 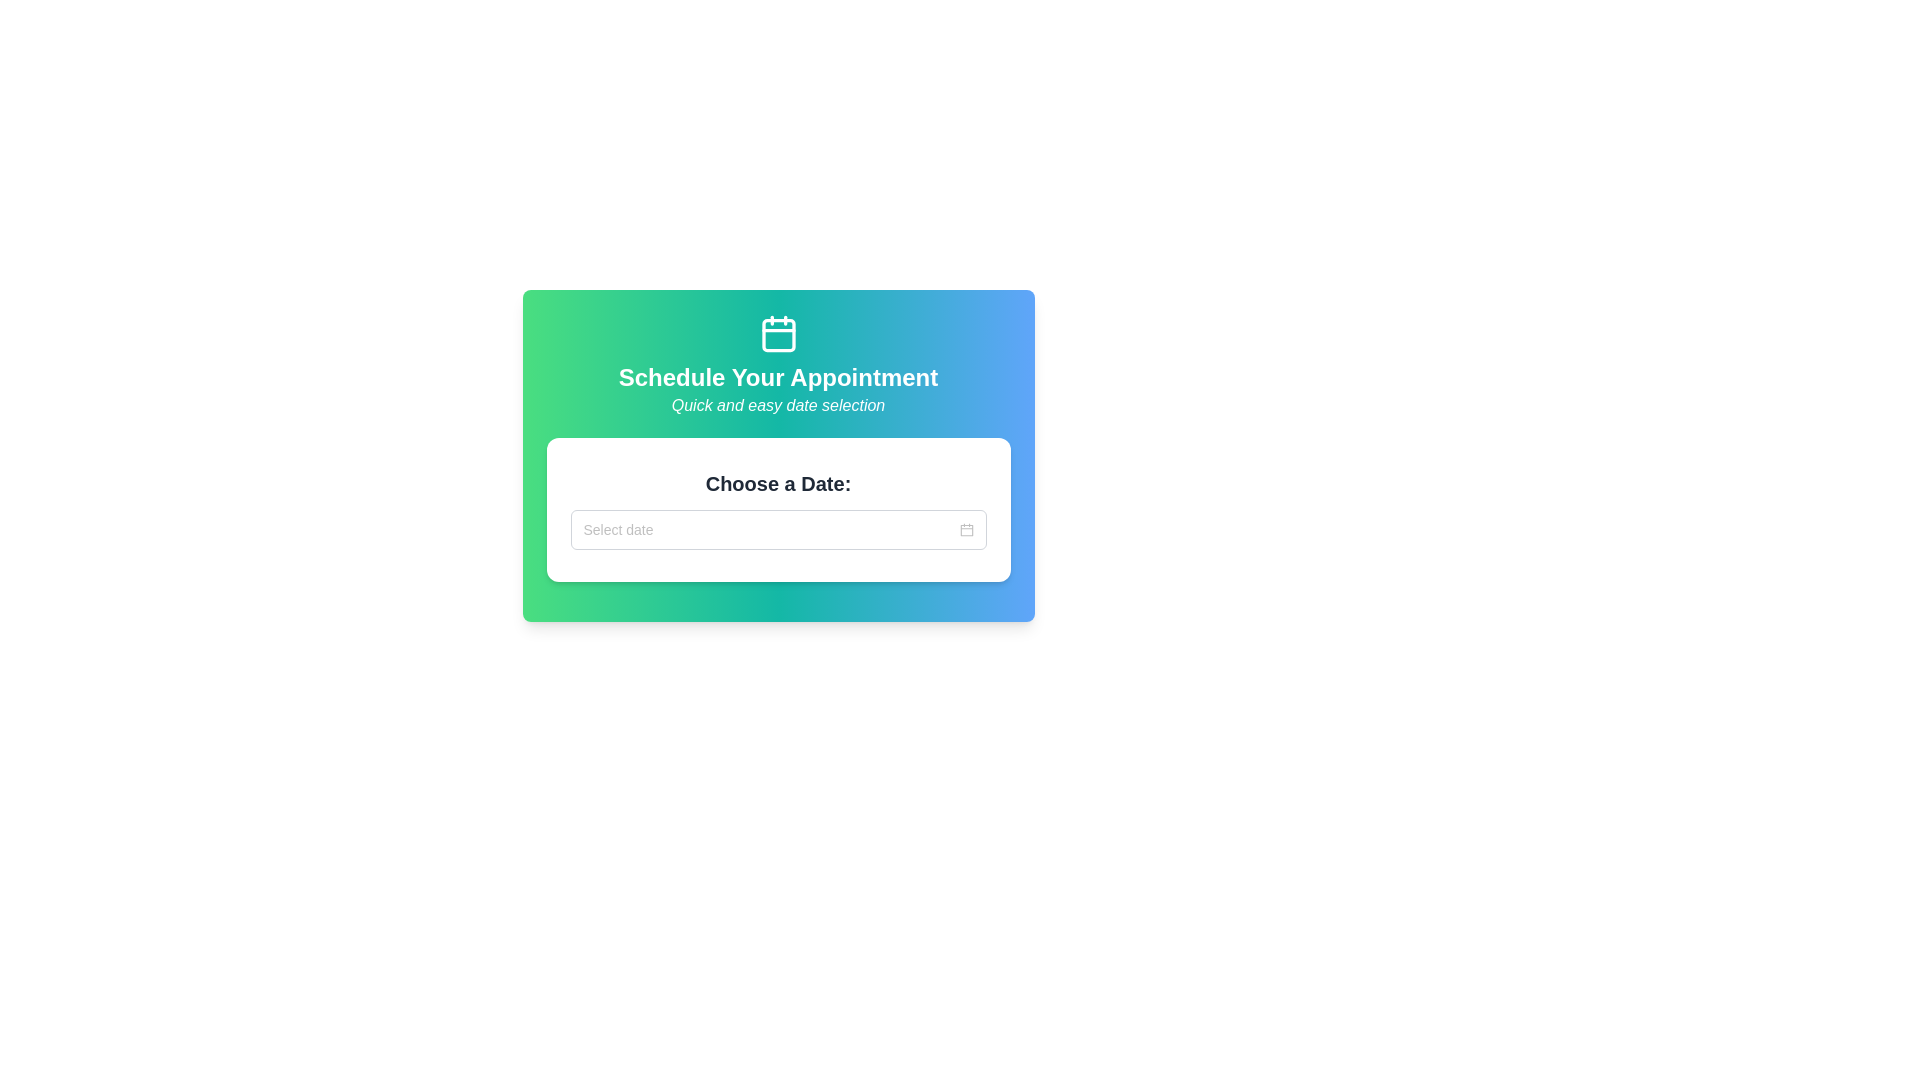 I want to click on the rounded rectangular frame of the decorative SVG element located centrally within the calendar icon at the top center of the card layout, so click(x=777, y=334).